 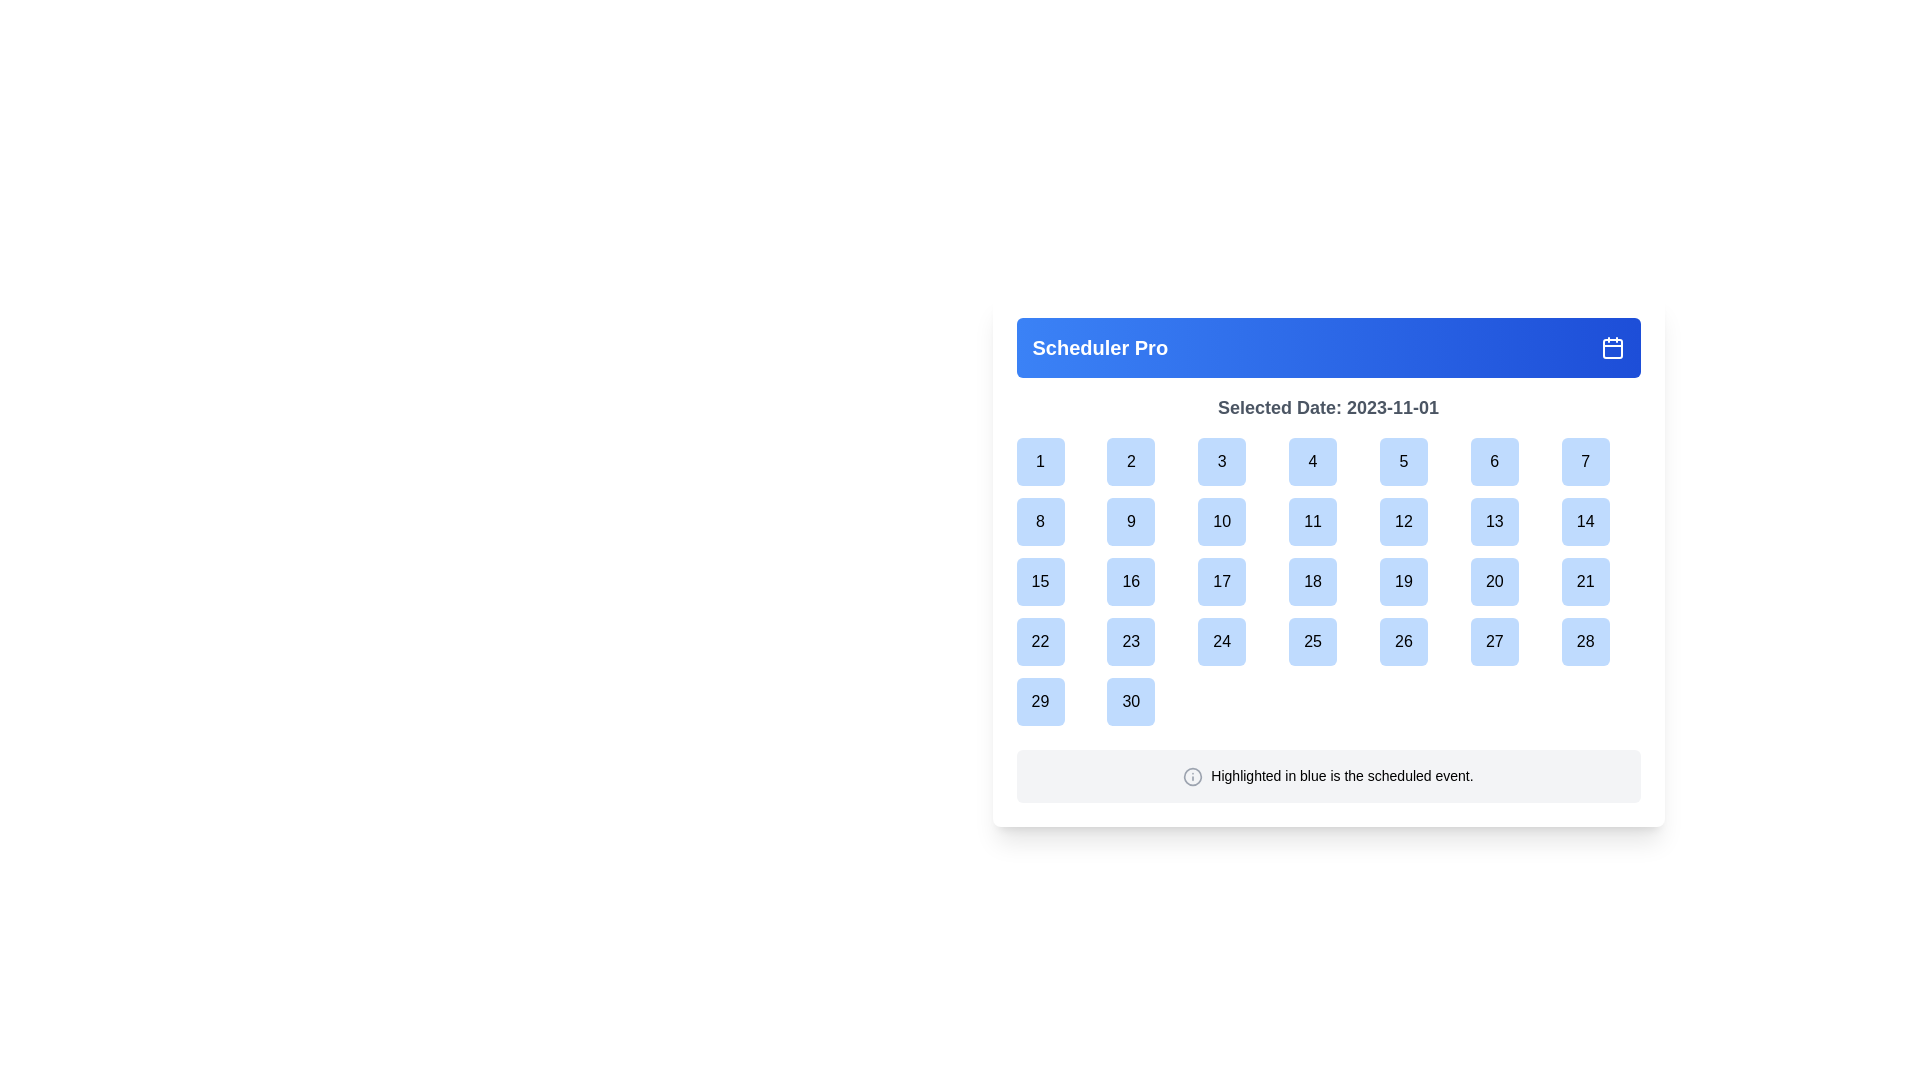 I want to click on the square button with a light blue background and the number '23' in black text, so click(x=1131, y=641).